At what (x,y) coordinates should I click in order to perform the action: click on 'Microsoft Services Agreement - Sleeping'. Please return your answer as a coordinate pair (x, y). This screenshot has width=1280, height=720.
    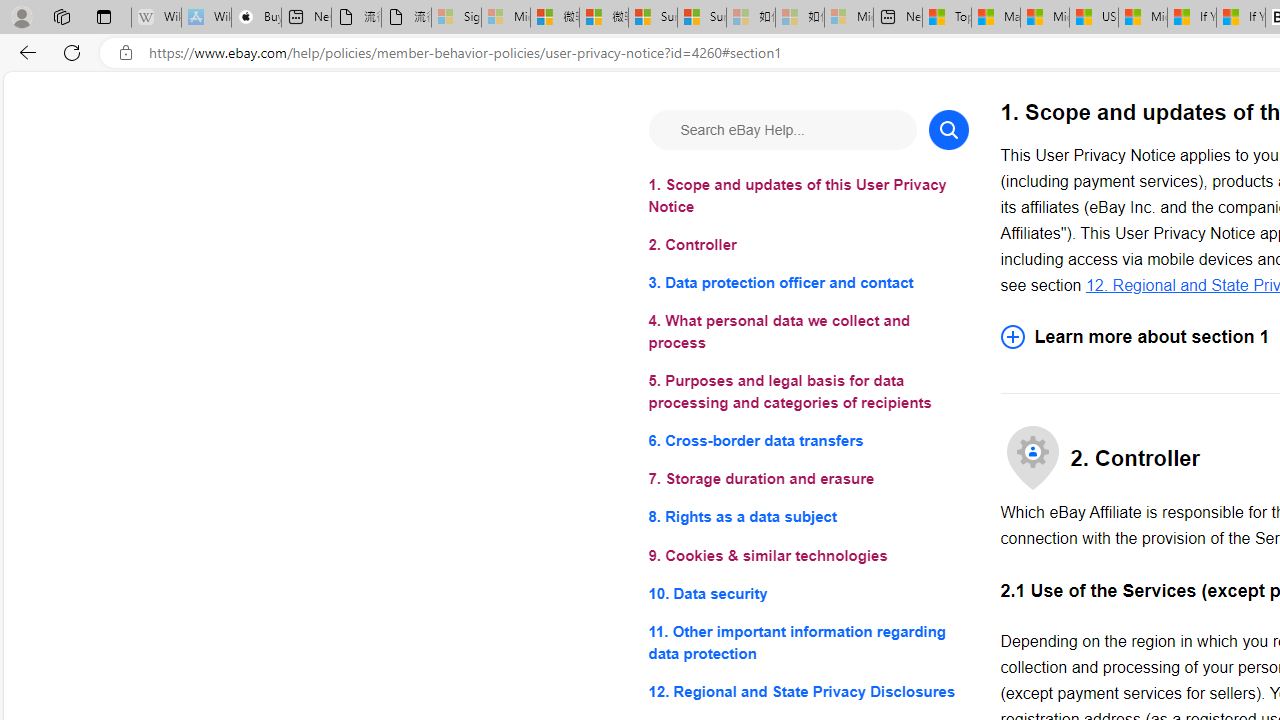
    Looking at the image, I should click on (506, 17).